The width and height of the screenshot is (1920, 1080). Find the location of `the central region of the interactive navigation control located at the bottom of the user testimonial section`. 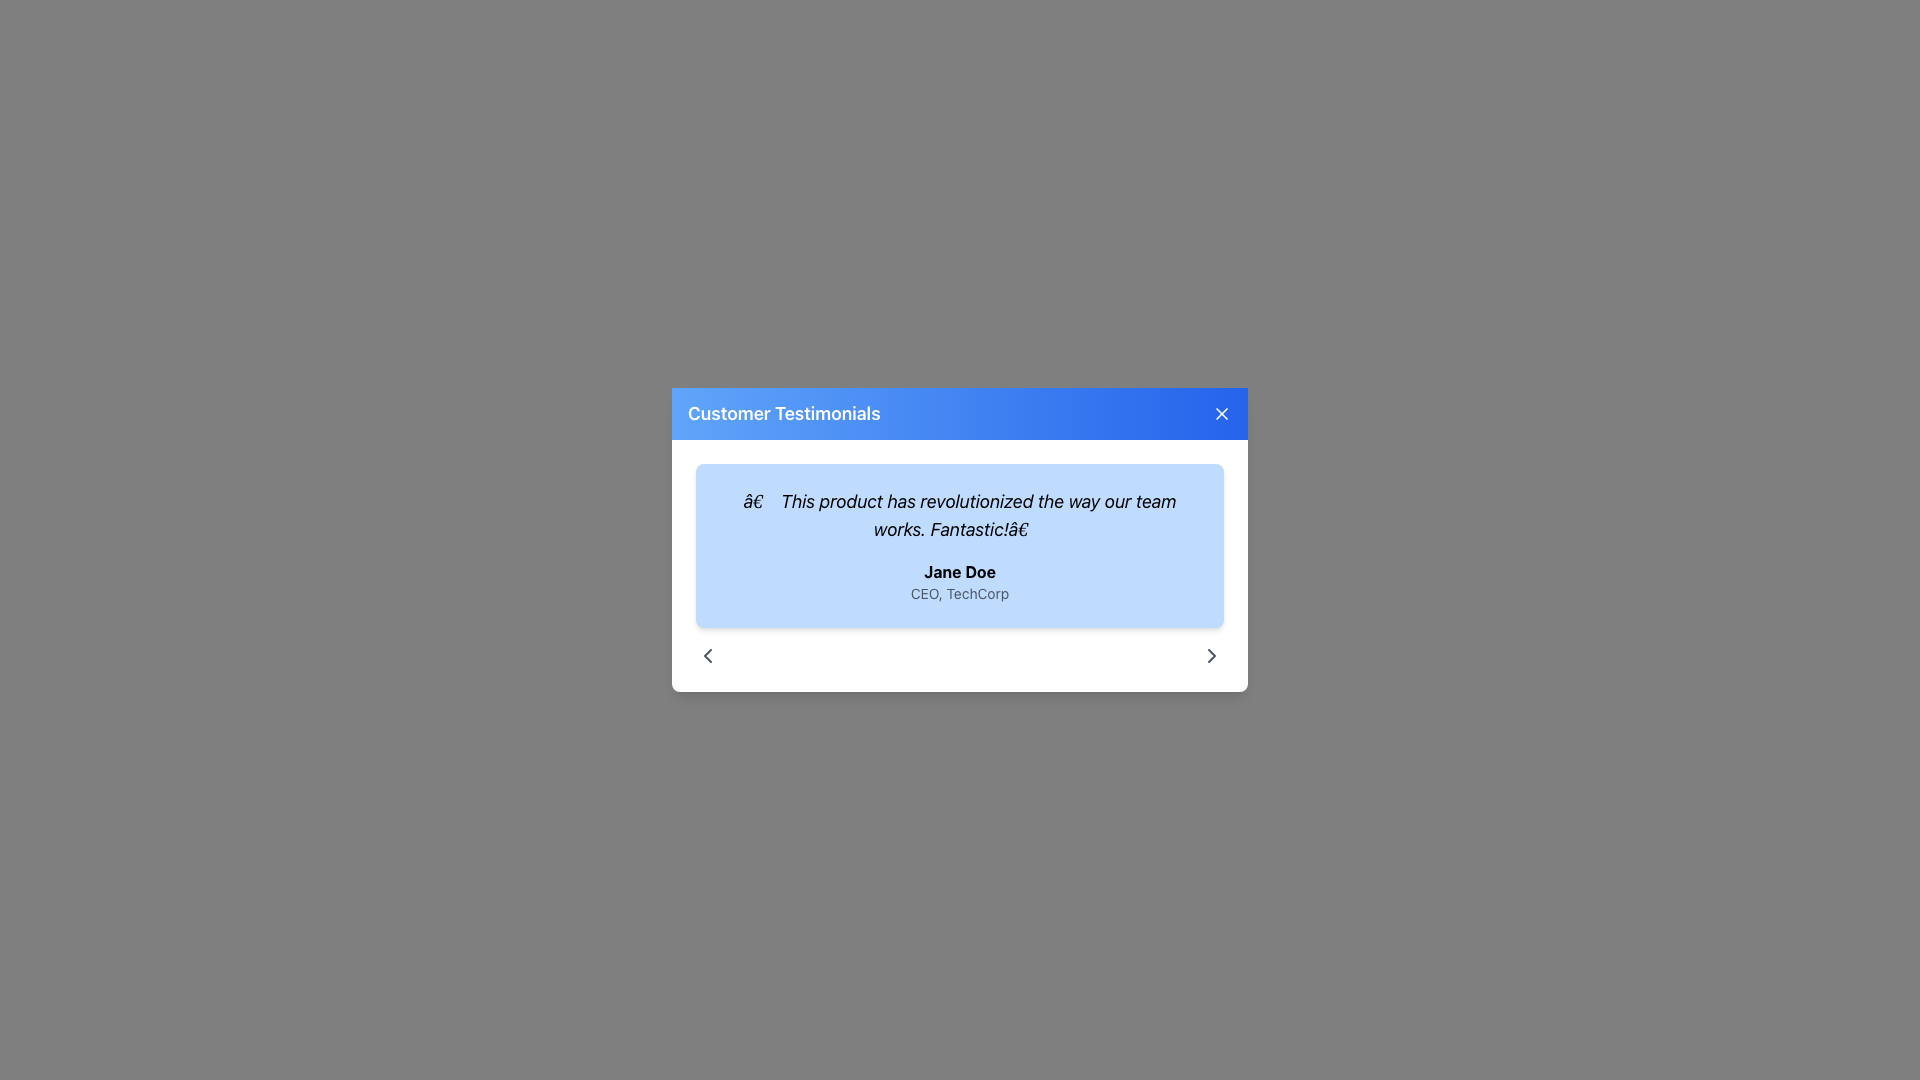

the central region of the interactive navigation control located at the bottom of the user testimonial section is located at coordinates (960, 655).